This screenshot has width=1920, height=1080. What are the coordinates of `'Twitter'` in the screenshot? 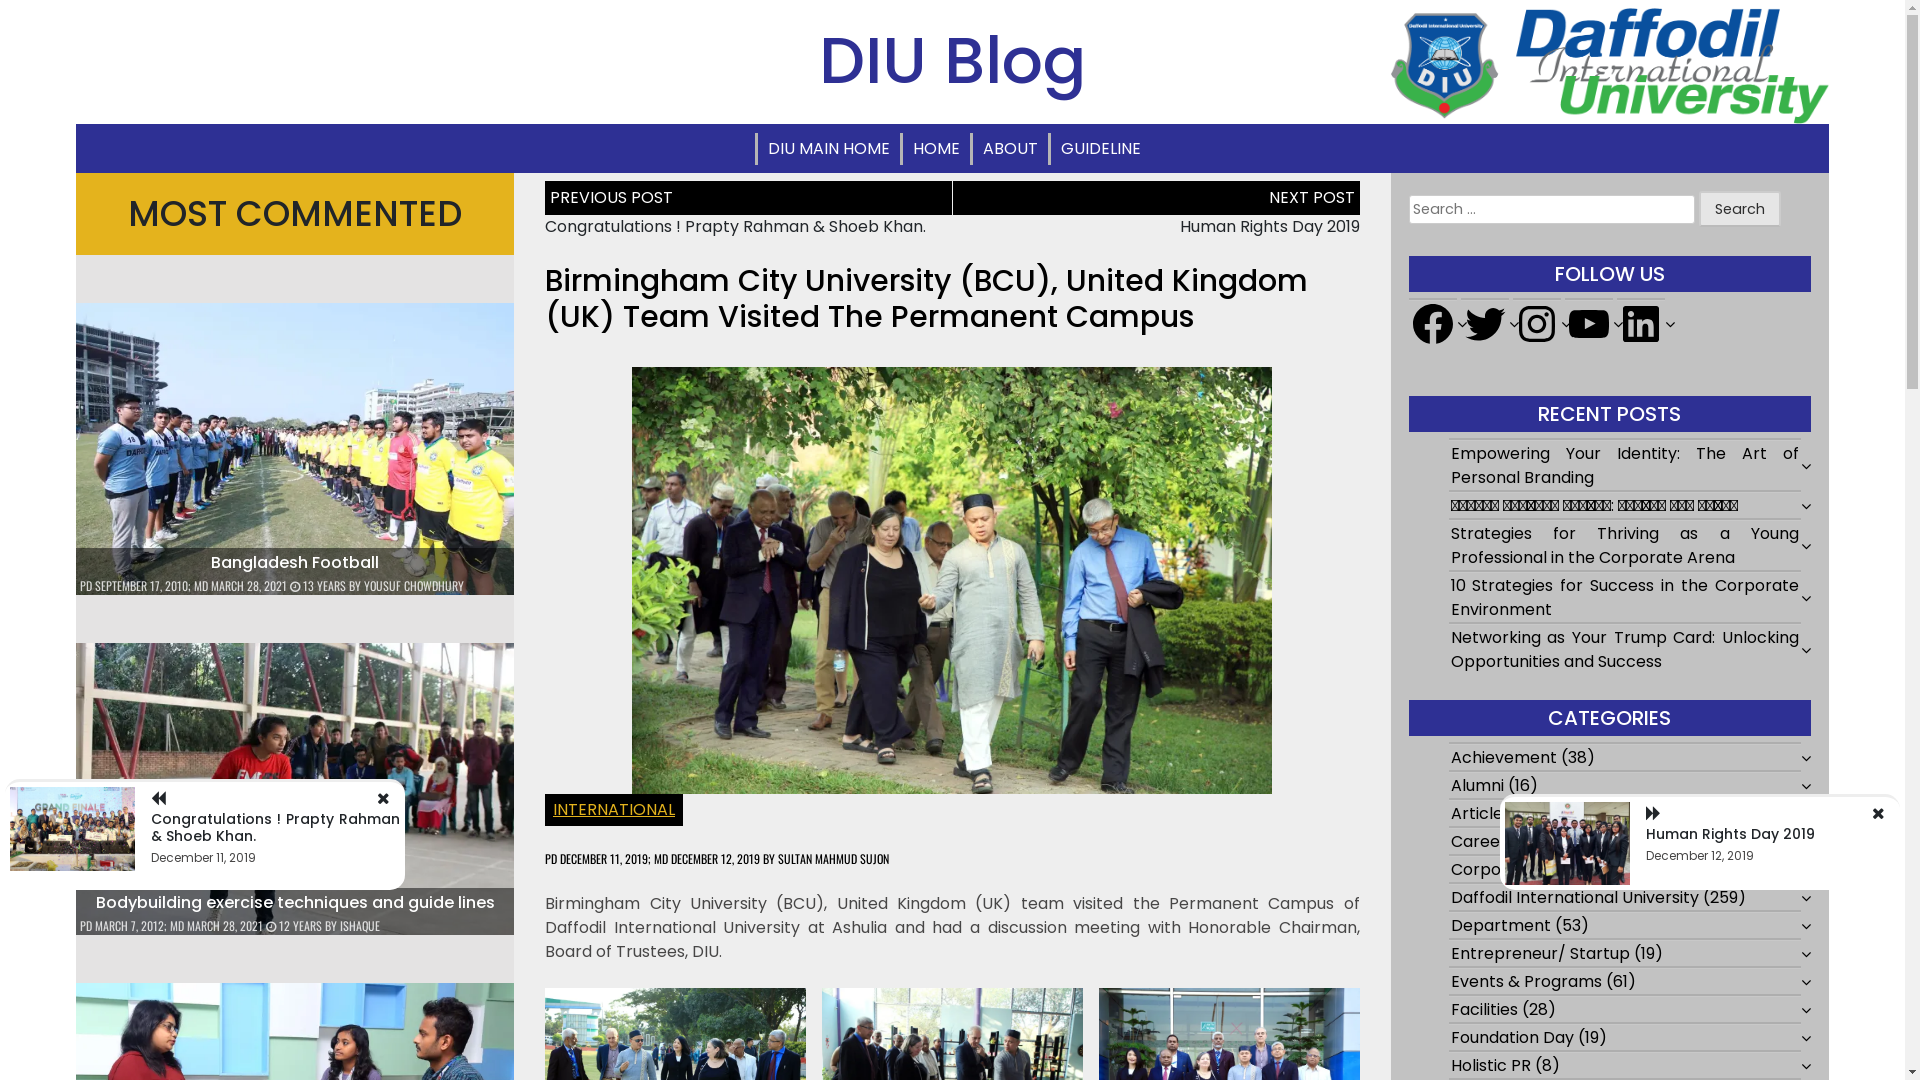 It's located at (1460, 323).